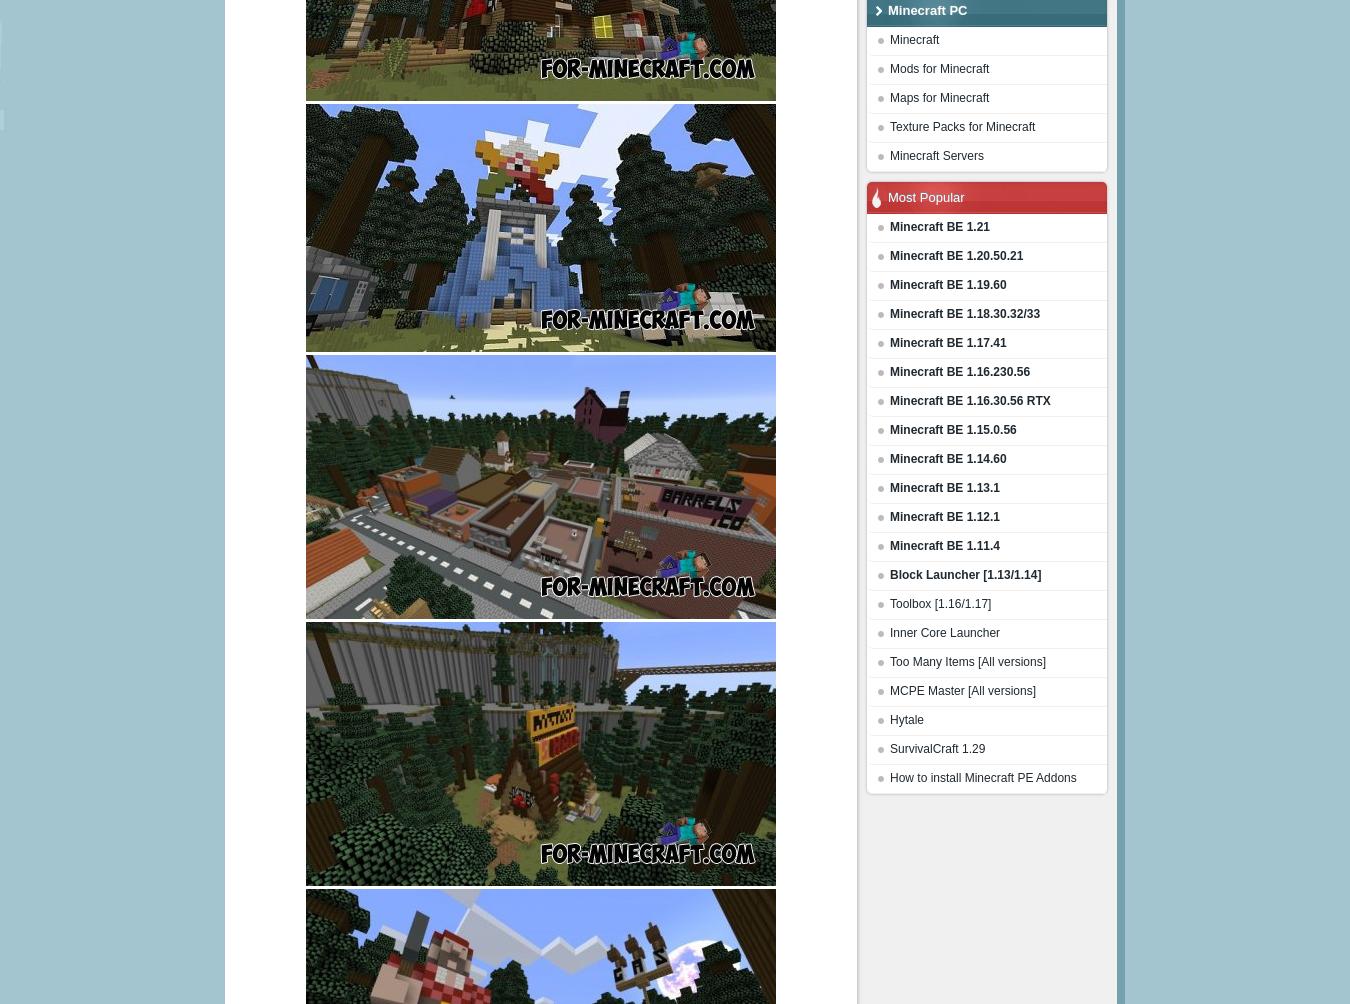 This screenshot has width=1350, height=1004. Describe the element at coordinates (890, 545) in the screenshot. I see `'Minecraft BE 1.11.4'` at that location.